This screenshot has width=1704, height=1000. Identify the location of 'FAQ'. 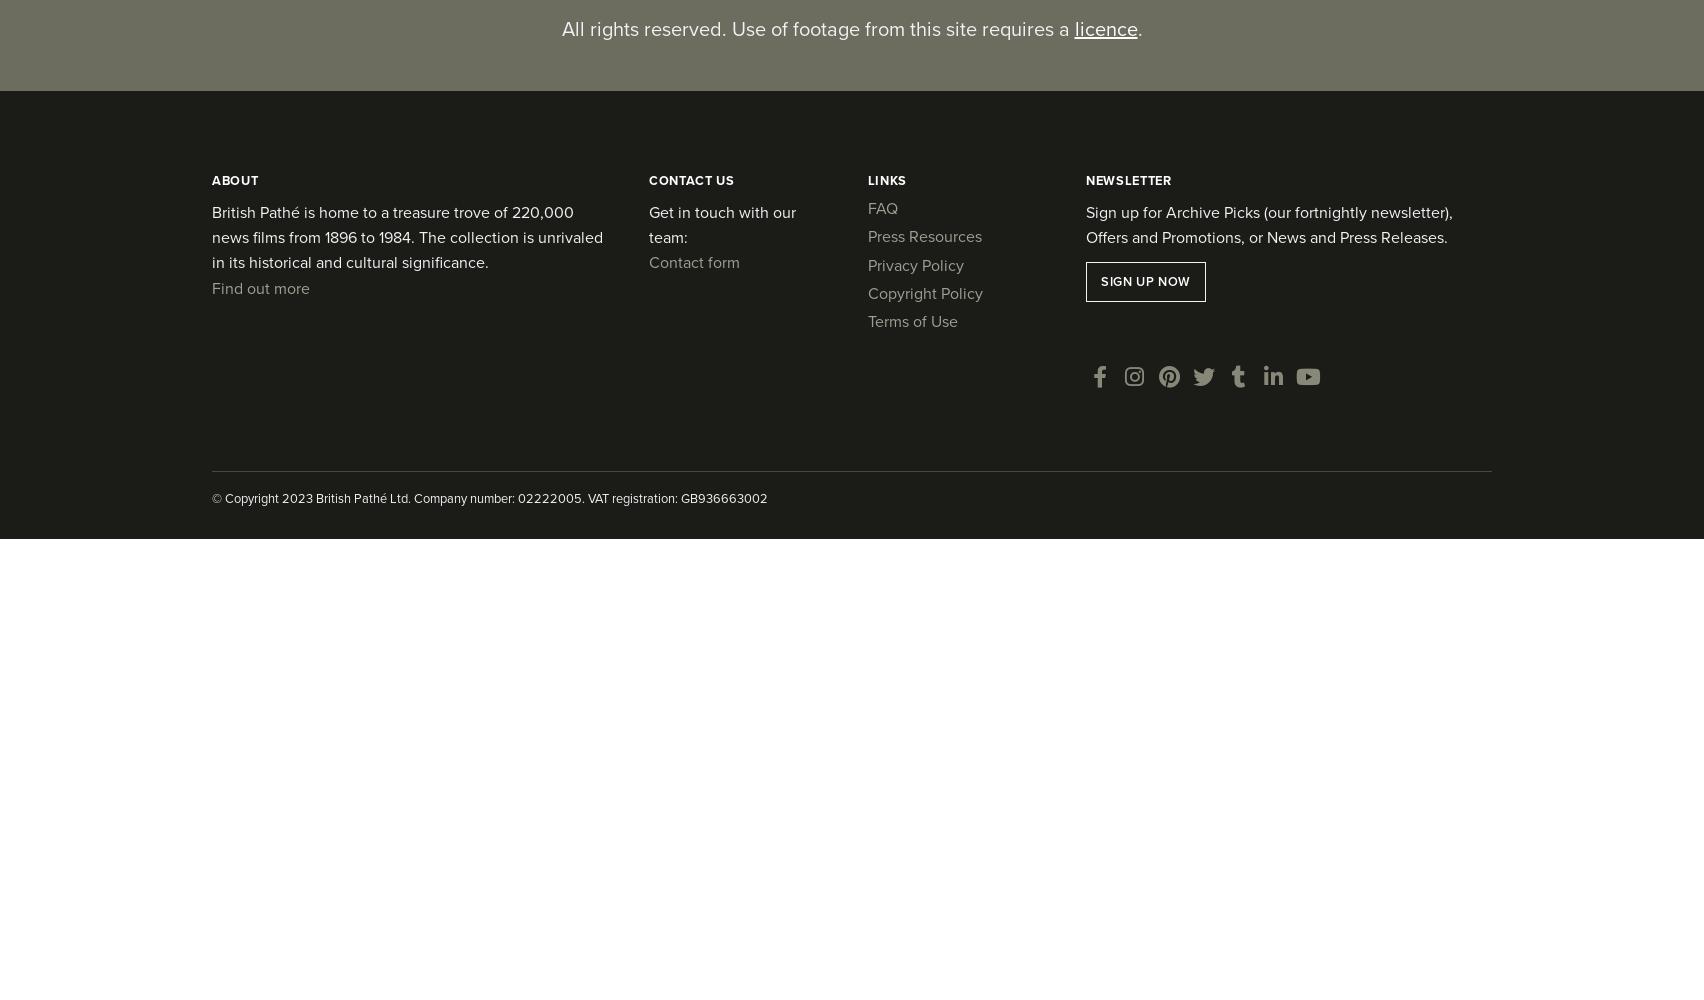
(881, 206).